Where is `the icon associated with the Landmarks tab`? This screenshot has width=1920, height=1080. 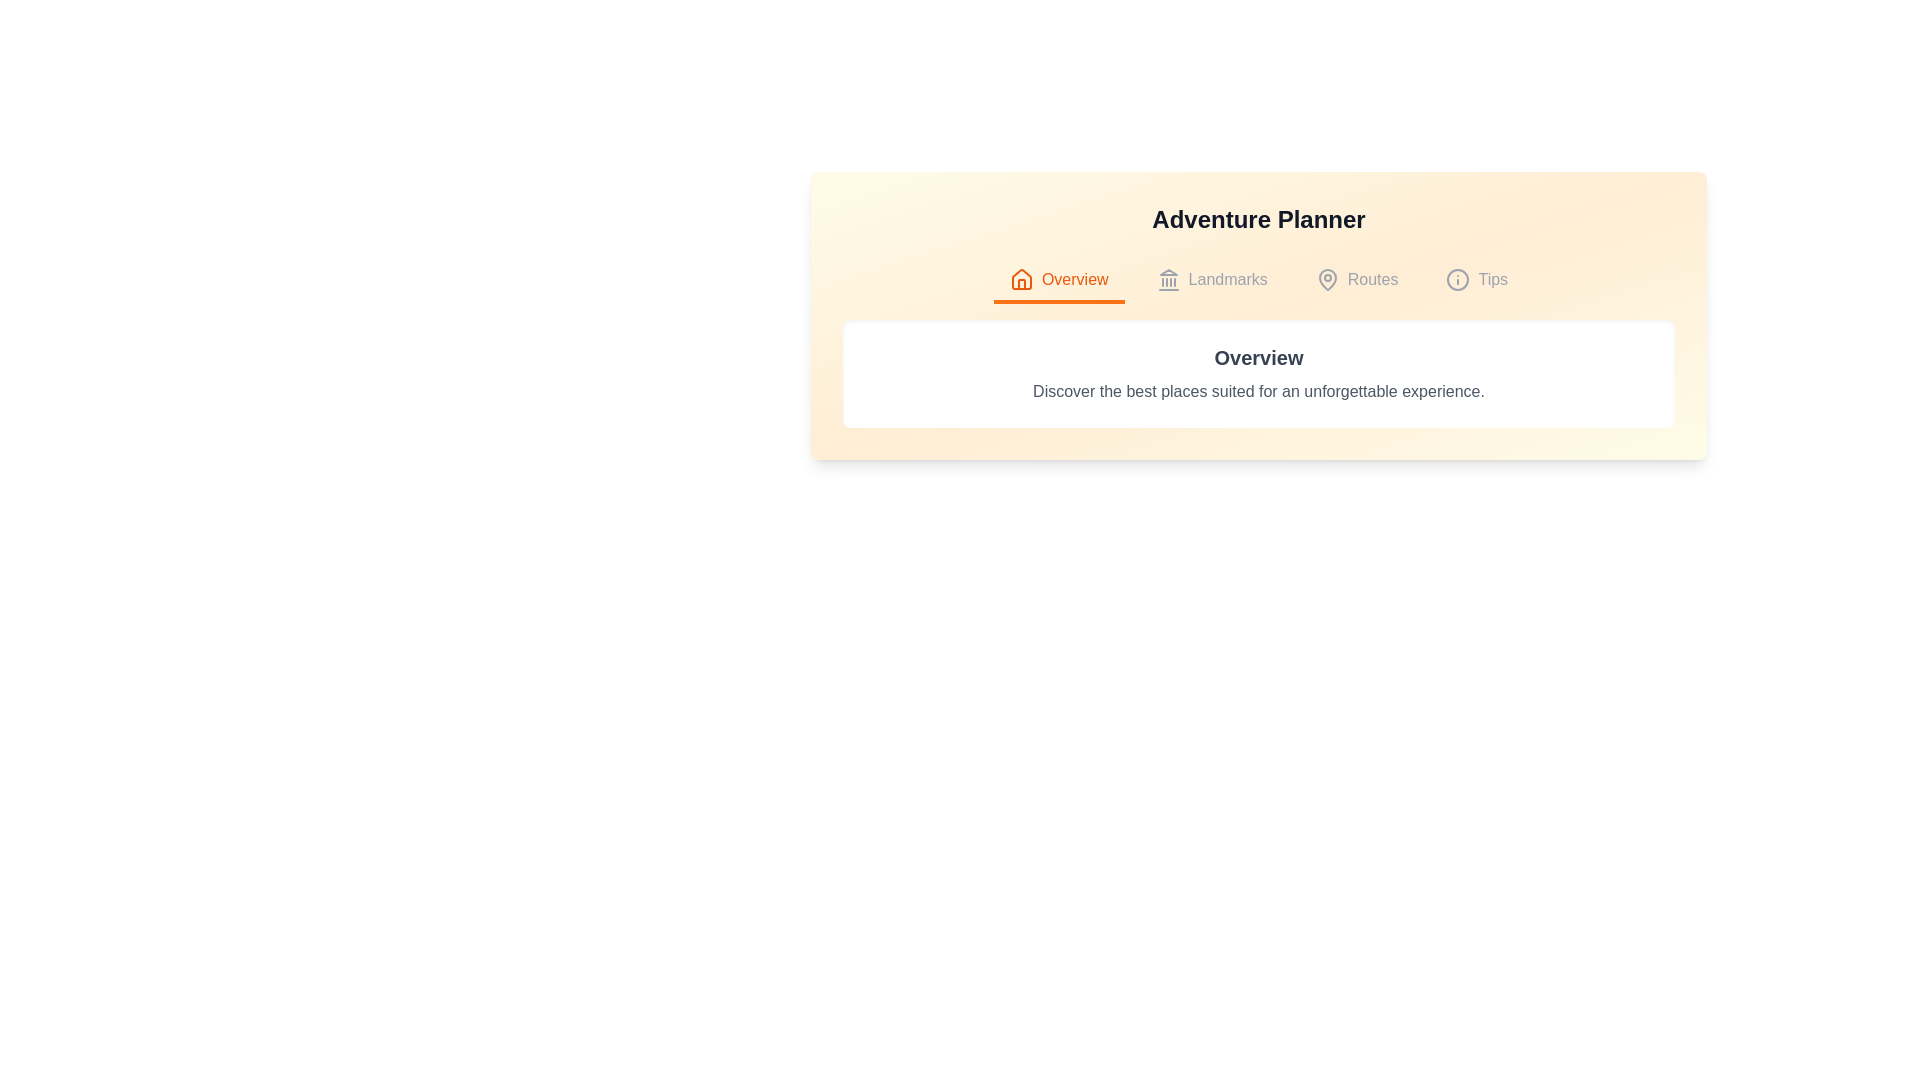 the icon associated with the Landmarks tab is located at coordinates (1168, 280).